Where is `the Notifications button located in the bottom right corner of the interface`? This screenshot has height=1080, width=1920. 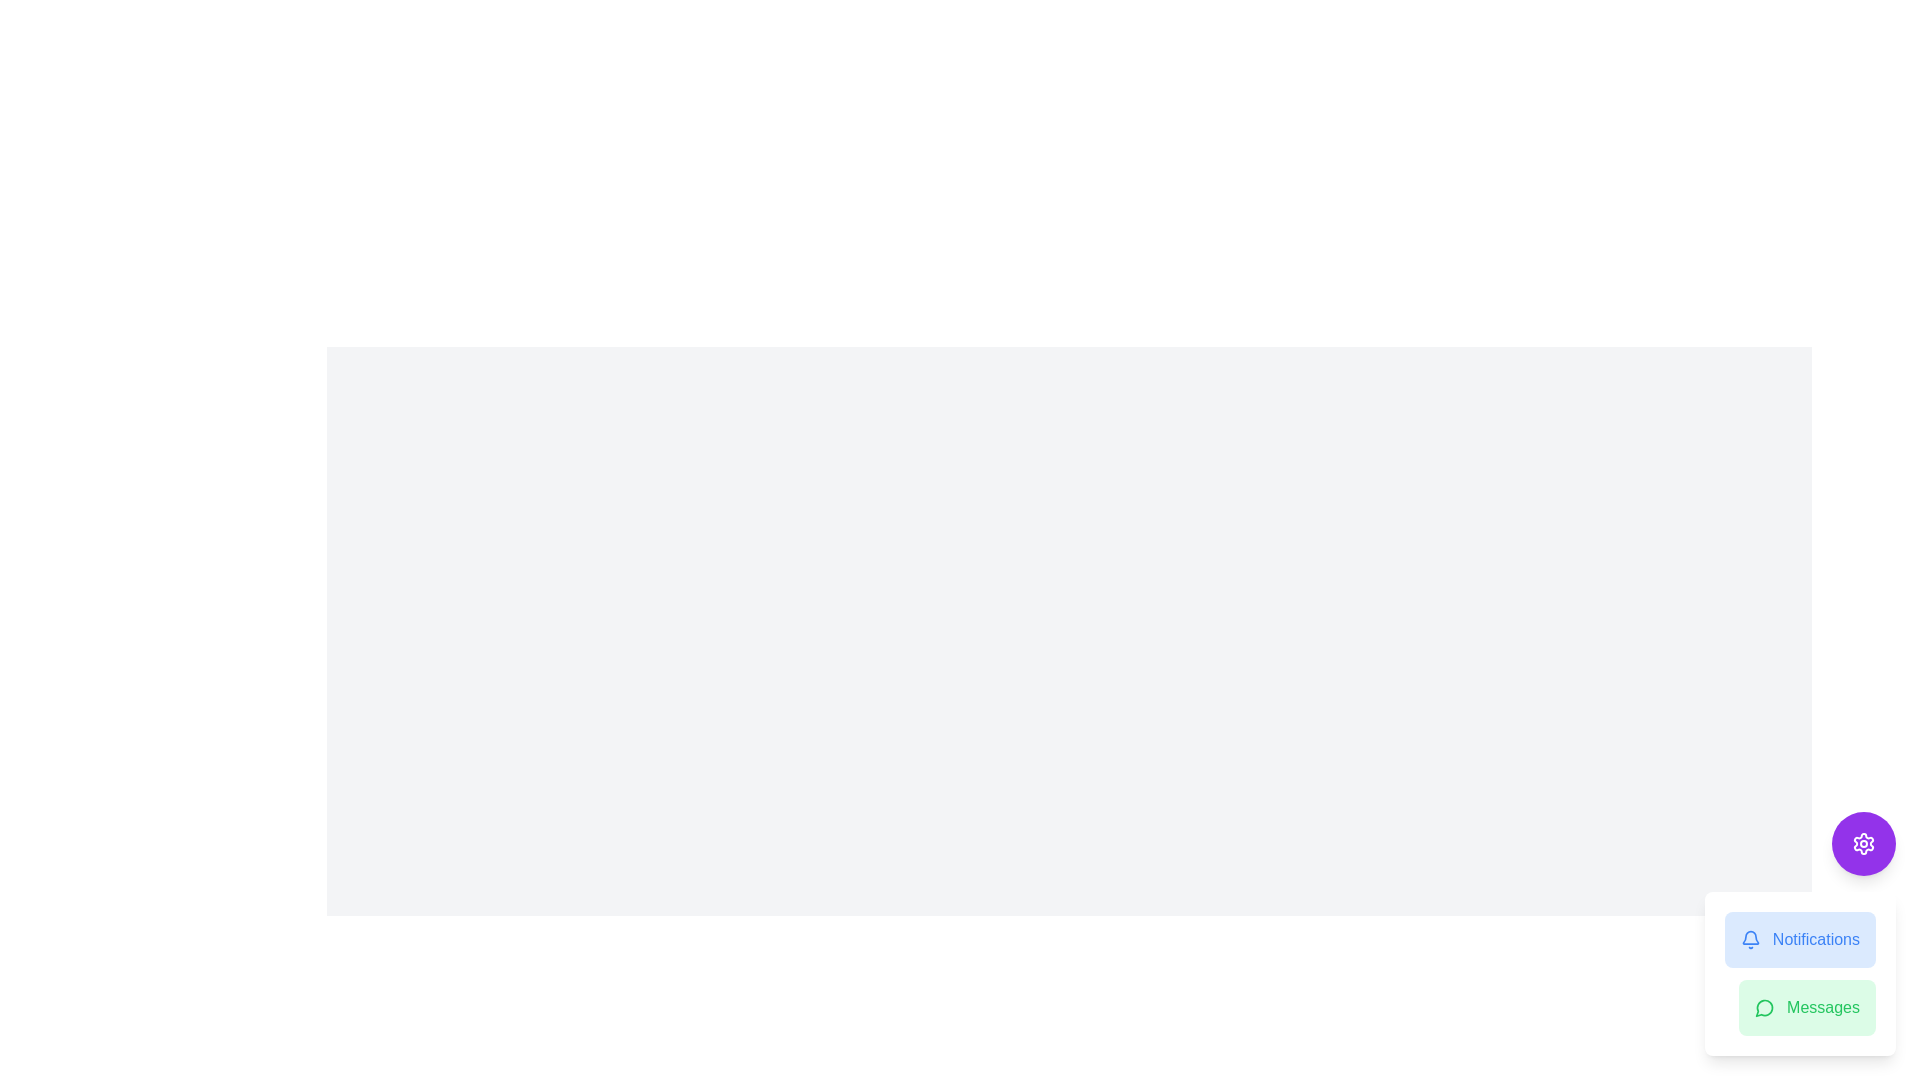
the Notifications button located in the bottom right corner of the interface is located at coordinates (1800, 933).